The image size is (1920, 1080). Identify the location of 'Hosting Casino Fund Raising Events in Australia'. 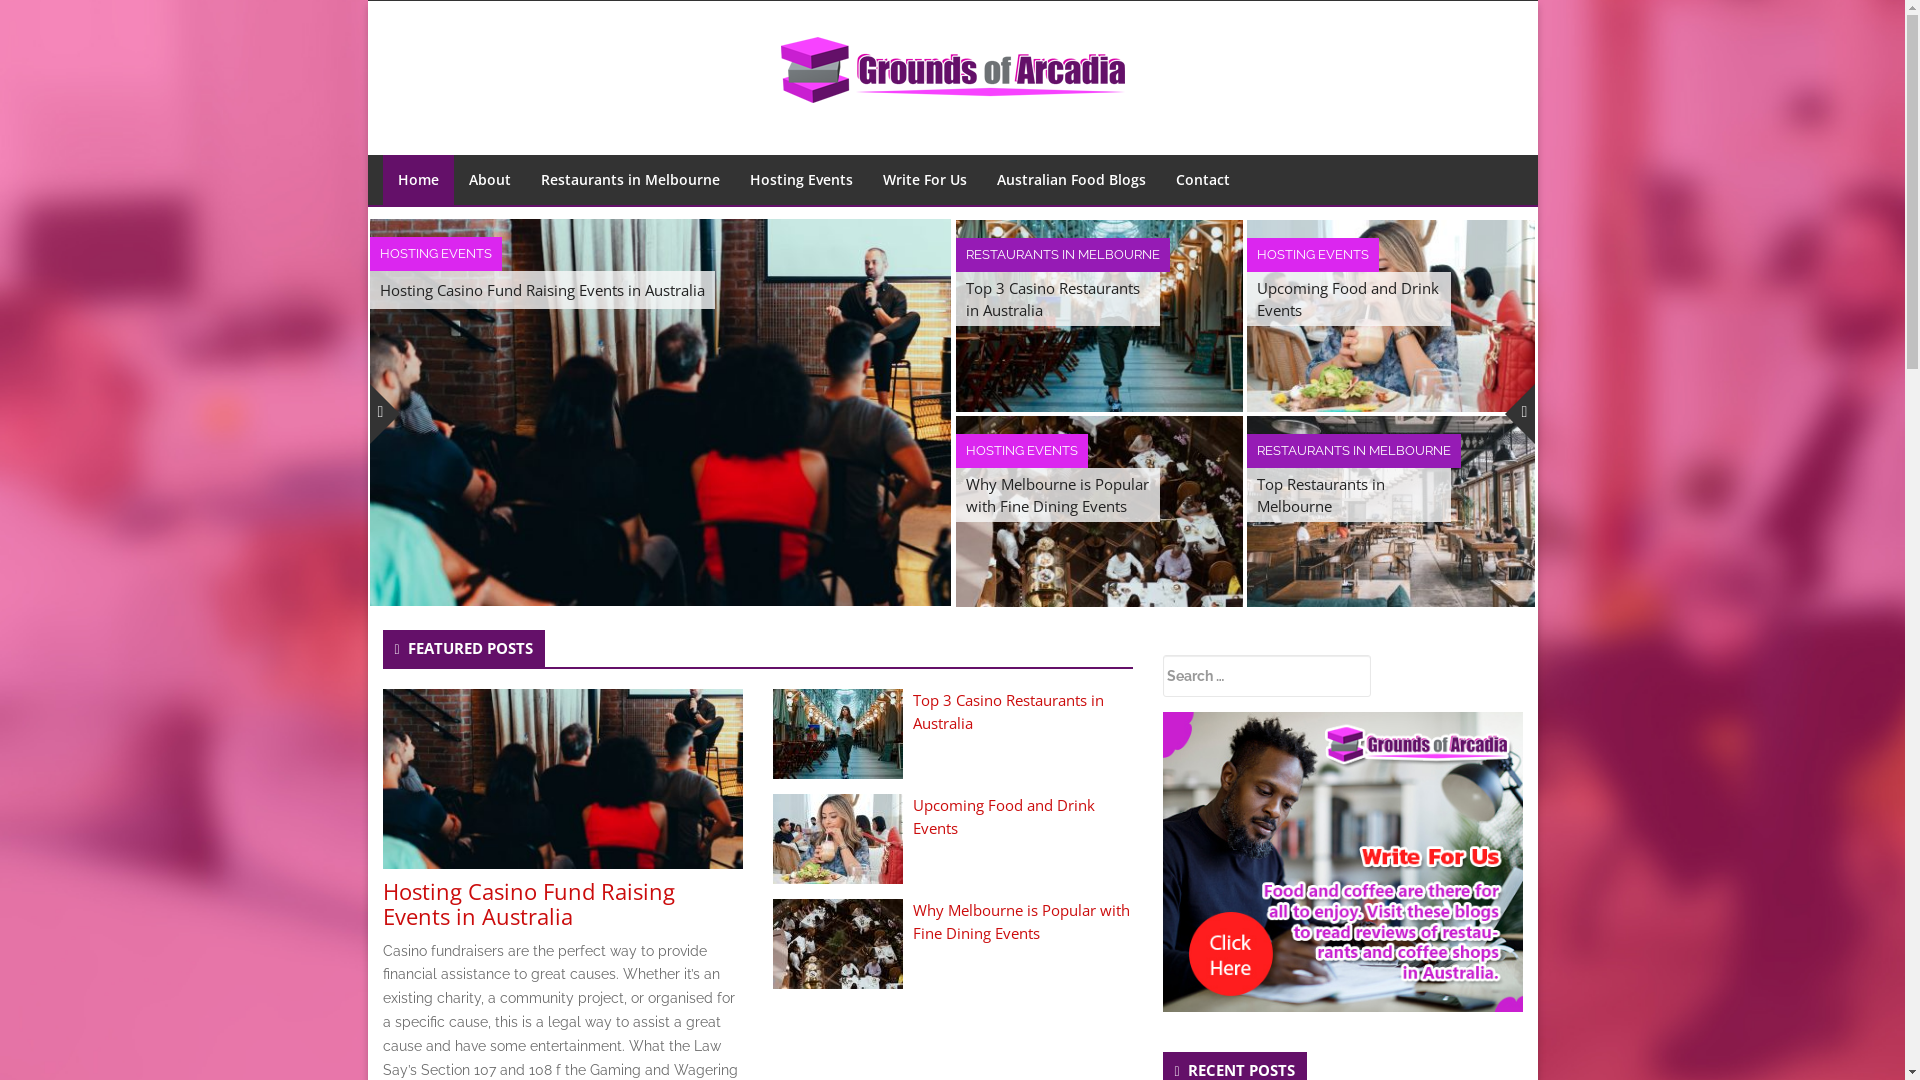
(542, 289).